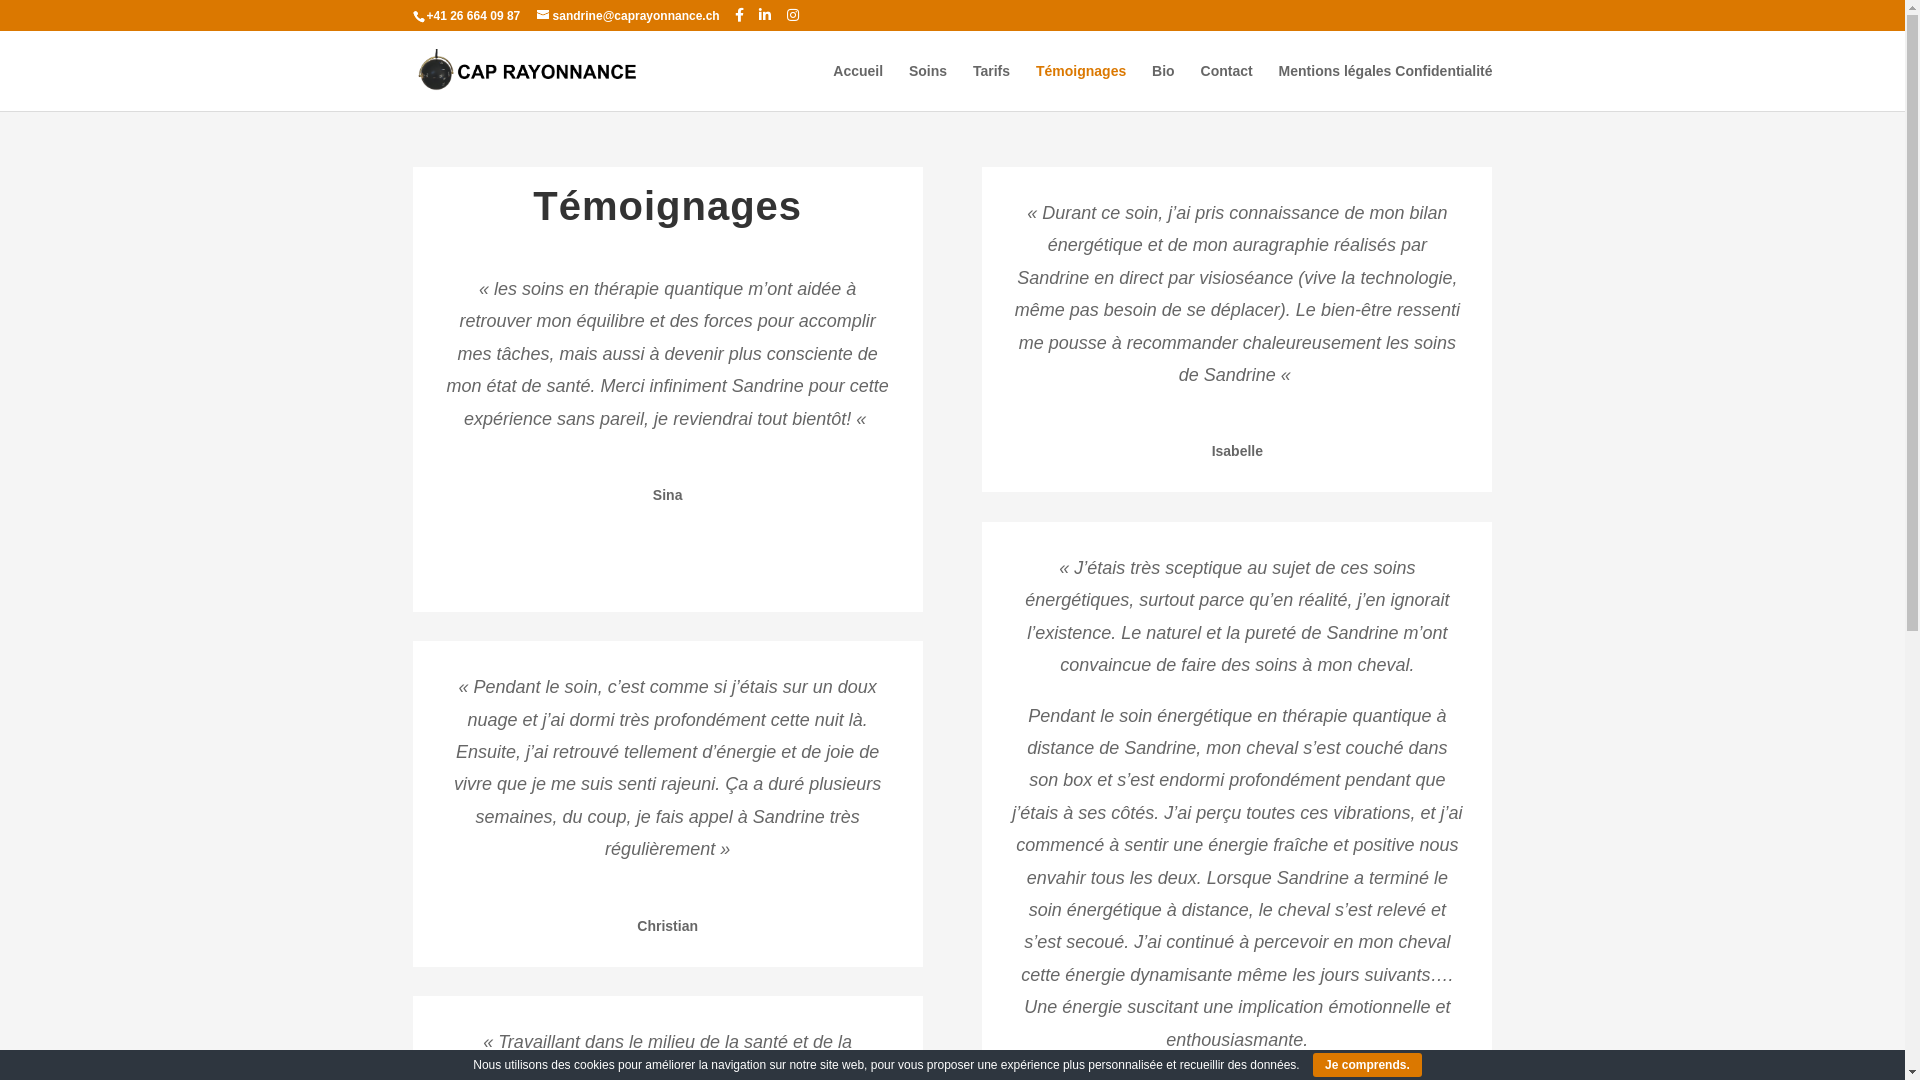 The width and height of the screenshot is (1920, 1080). What do you see at coordinates (1313, 1063) in the screenshot?
I see `'Je comprends.'` at bounding box center [1313, 1063].